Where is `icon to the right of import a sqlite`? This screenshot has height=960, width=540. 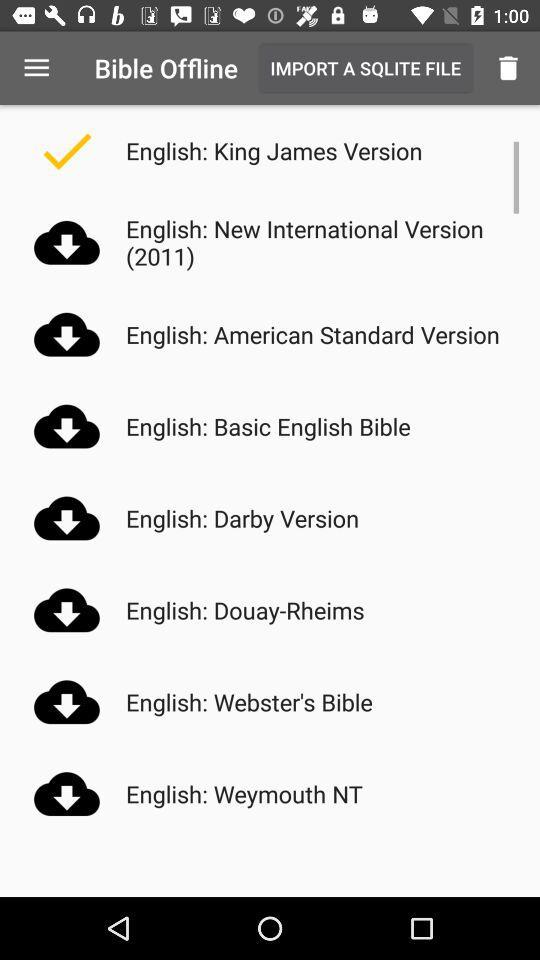 icon to the right of import a sqlite is located at coordinates (508, 68).